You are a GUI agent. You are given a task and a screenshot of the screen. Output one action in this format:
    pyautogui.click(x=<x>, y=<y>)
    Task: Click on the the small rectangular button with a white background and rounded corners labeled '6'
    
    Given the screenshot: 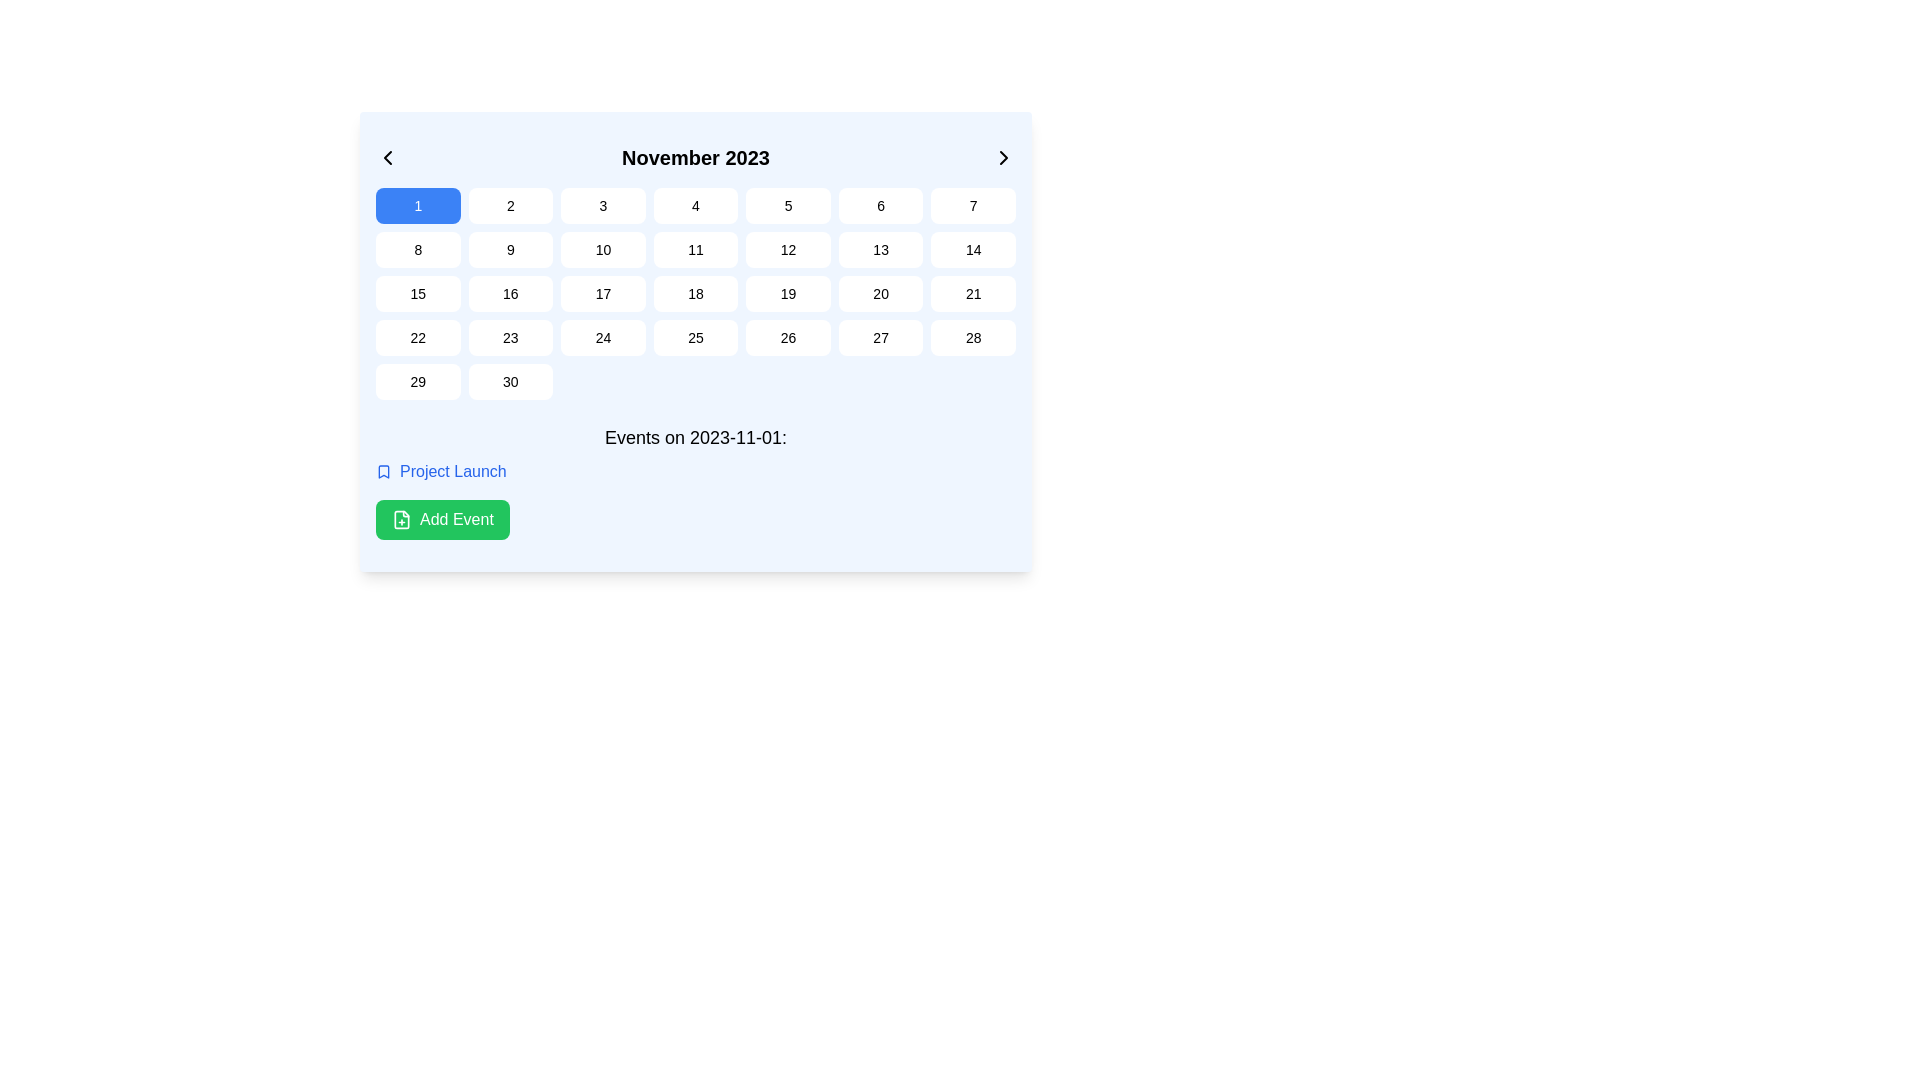 What is the action you would take?
    pyautogui.click(x=880, y=205)
    